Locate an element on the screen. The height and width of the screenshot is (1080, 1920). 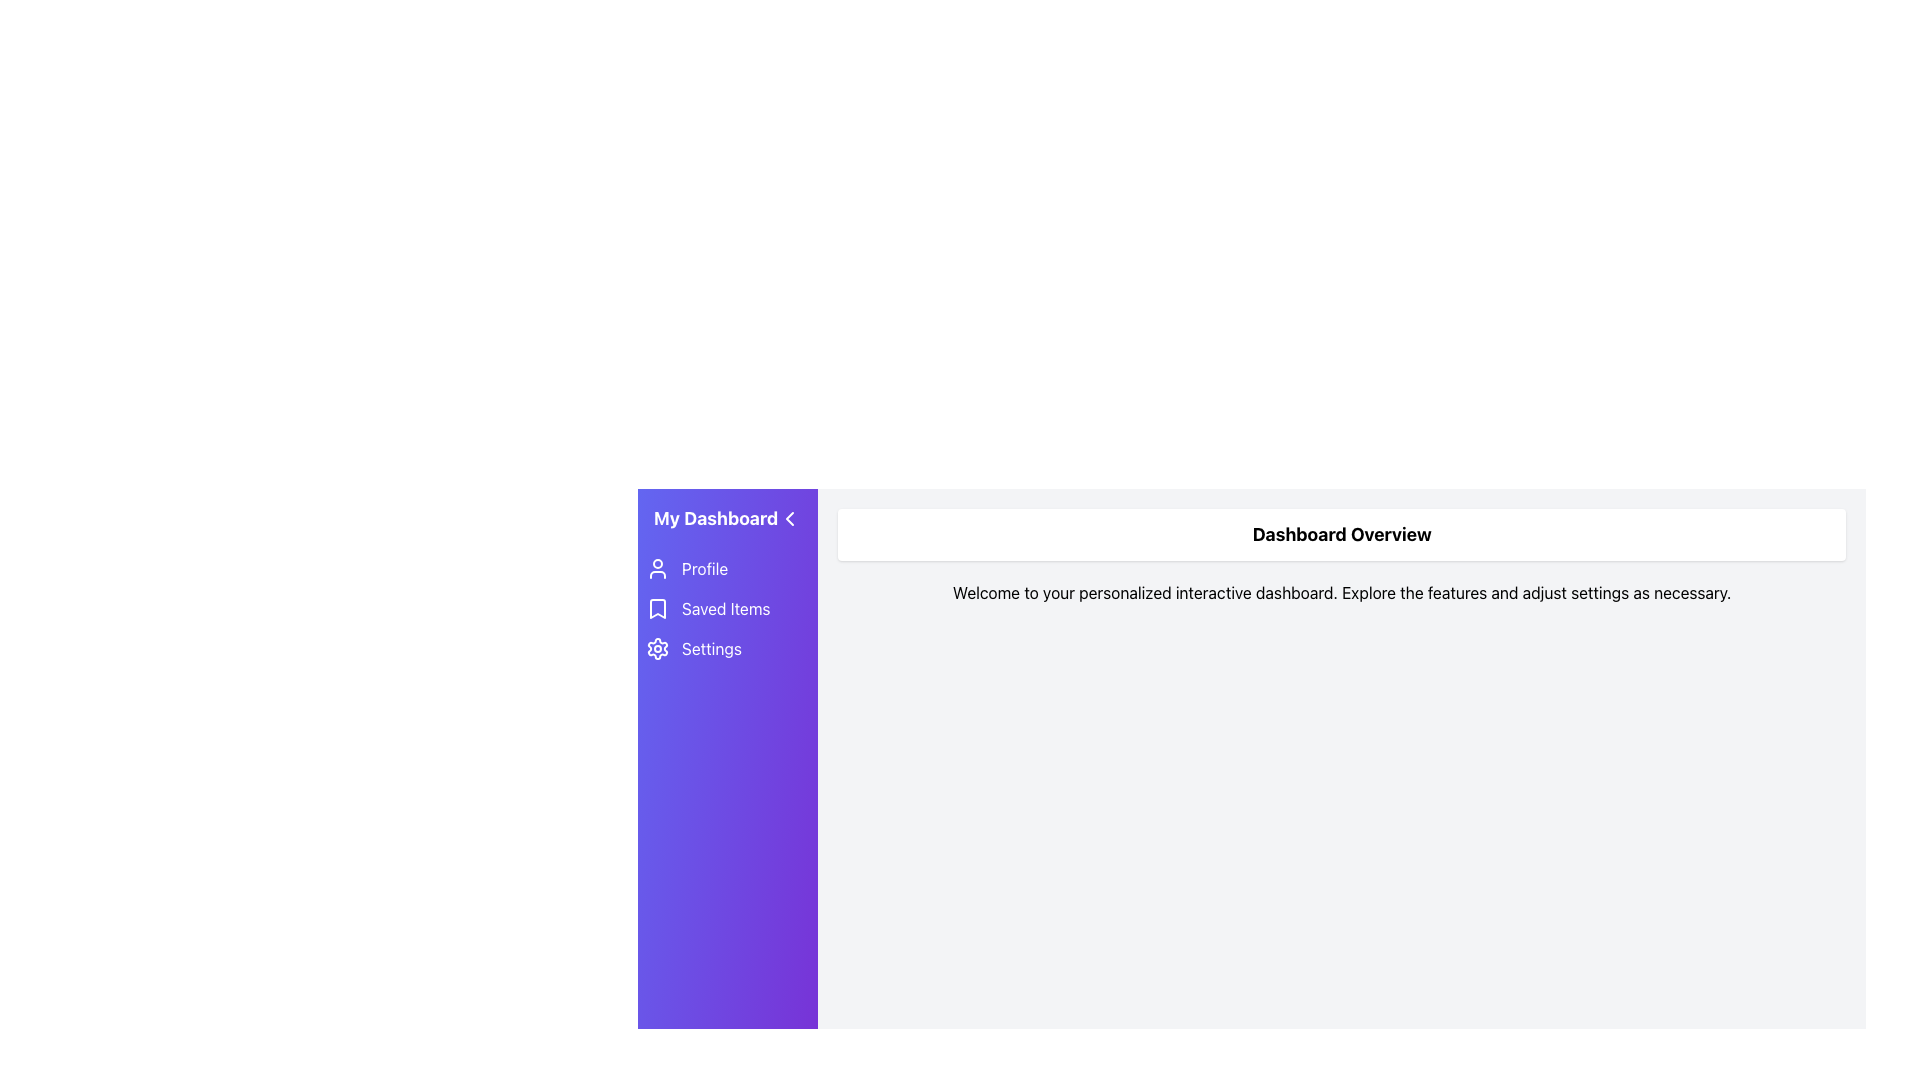
the 'Profile' text label in the vertical navigation menu, which indicates the profile section and is the first item within the menu group is located at coordinates (705, 569).